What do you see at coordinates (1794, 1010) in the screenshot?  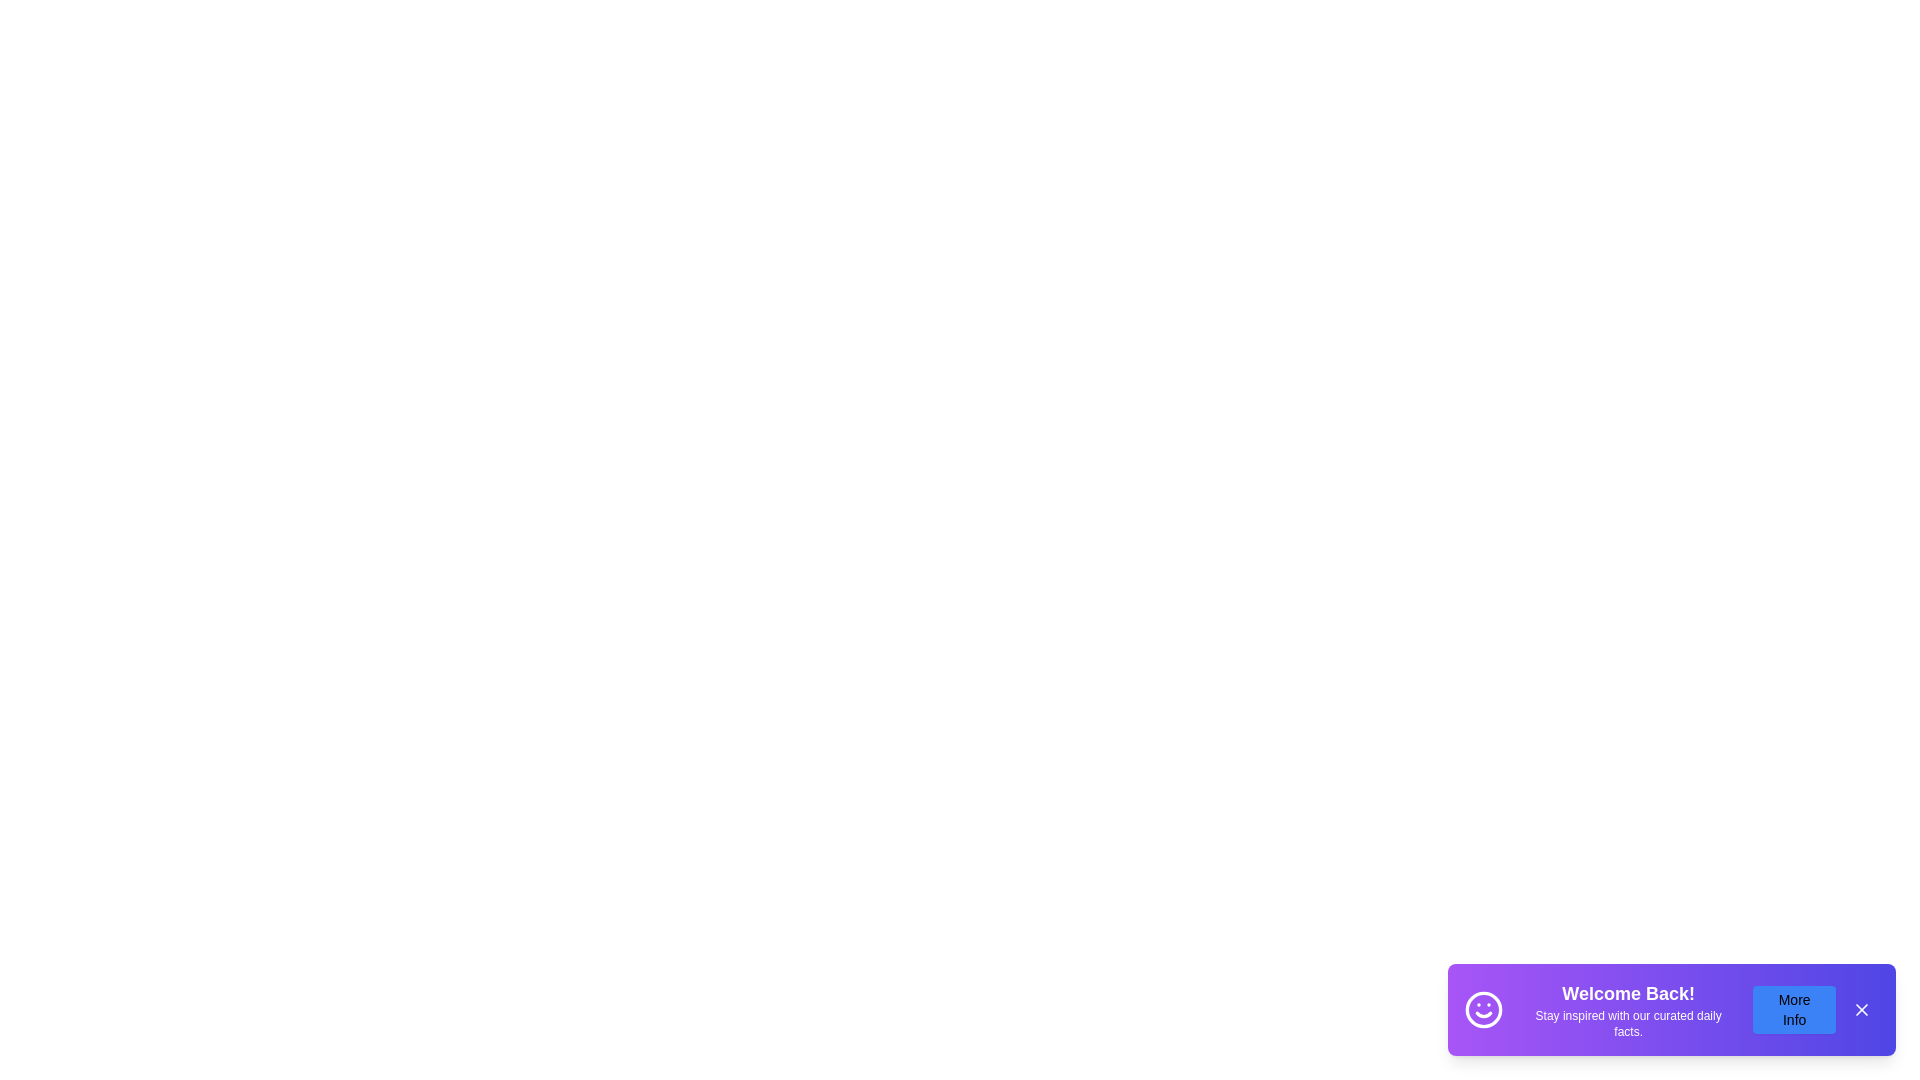 I see `the more_info_button to trigger its hover effect` at bounding box center [1794, 1010].